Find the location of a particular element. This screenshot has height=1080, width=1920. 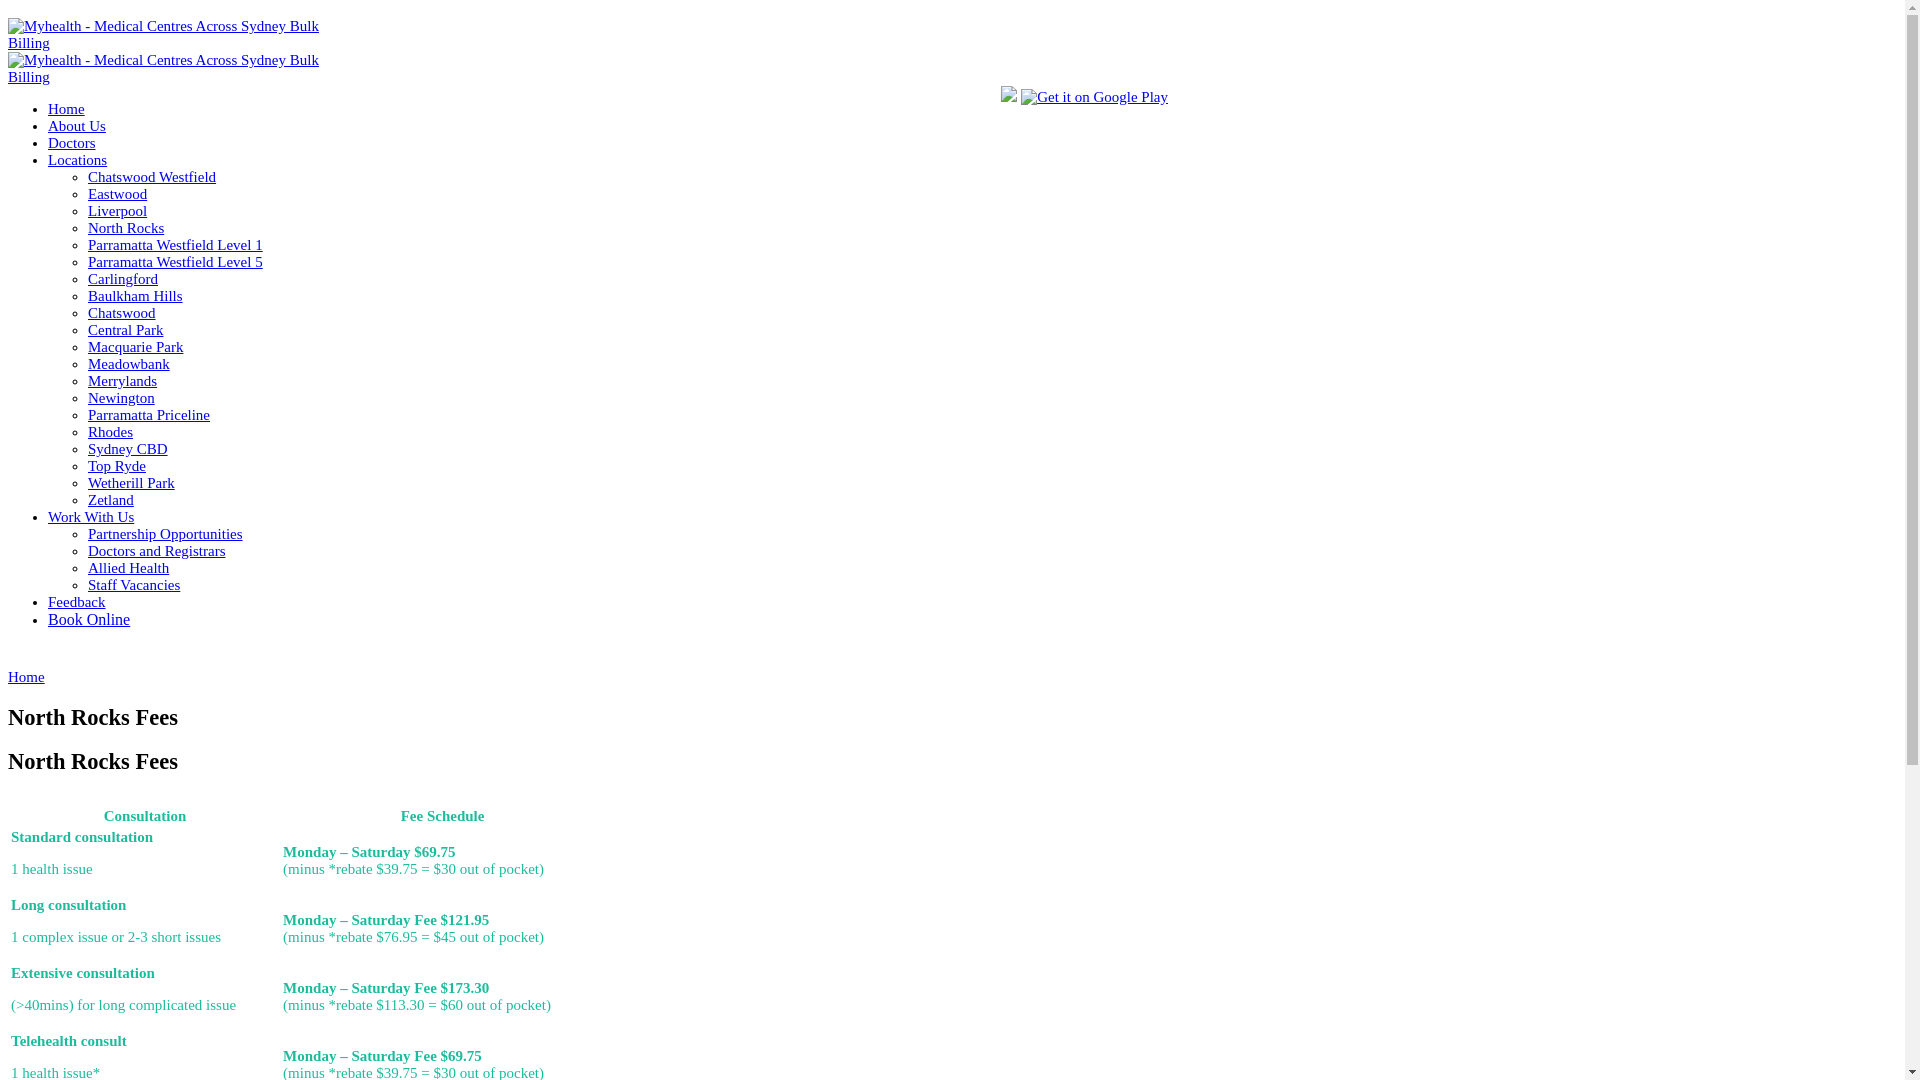

'Chatswood' is located at coordinates (86, 312).